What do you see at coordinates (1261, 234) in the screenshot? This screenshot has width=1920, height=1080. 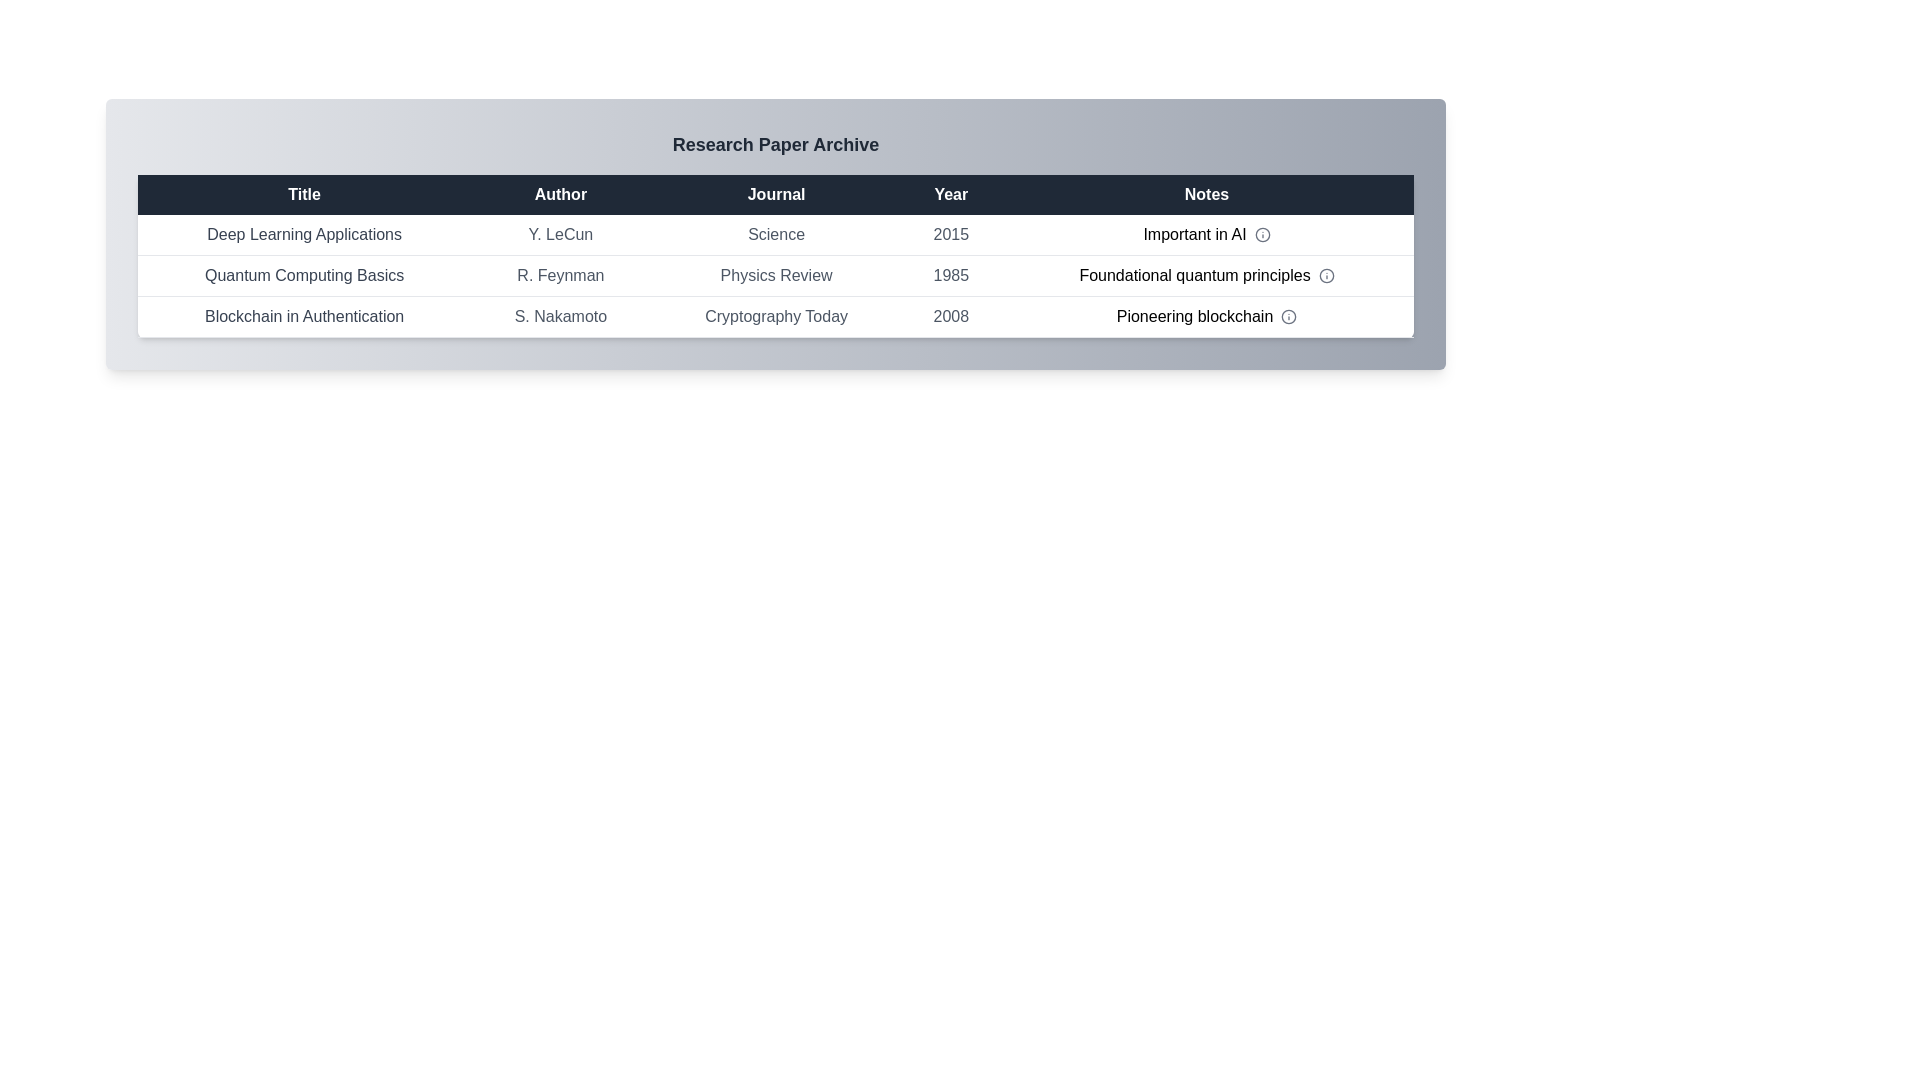 I see `the info icon for the row corresponding to Deep Learning Applications` at bounding box center [1261, 234].